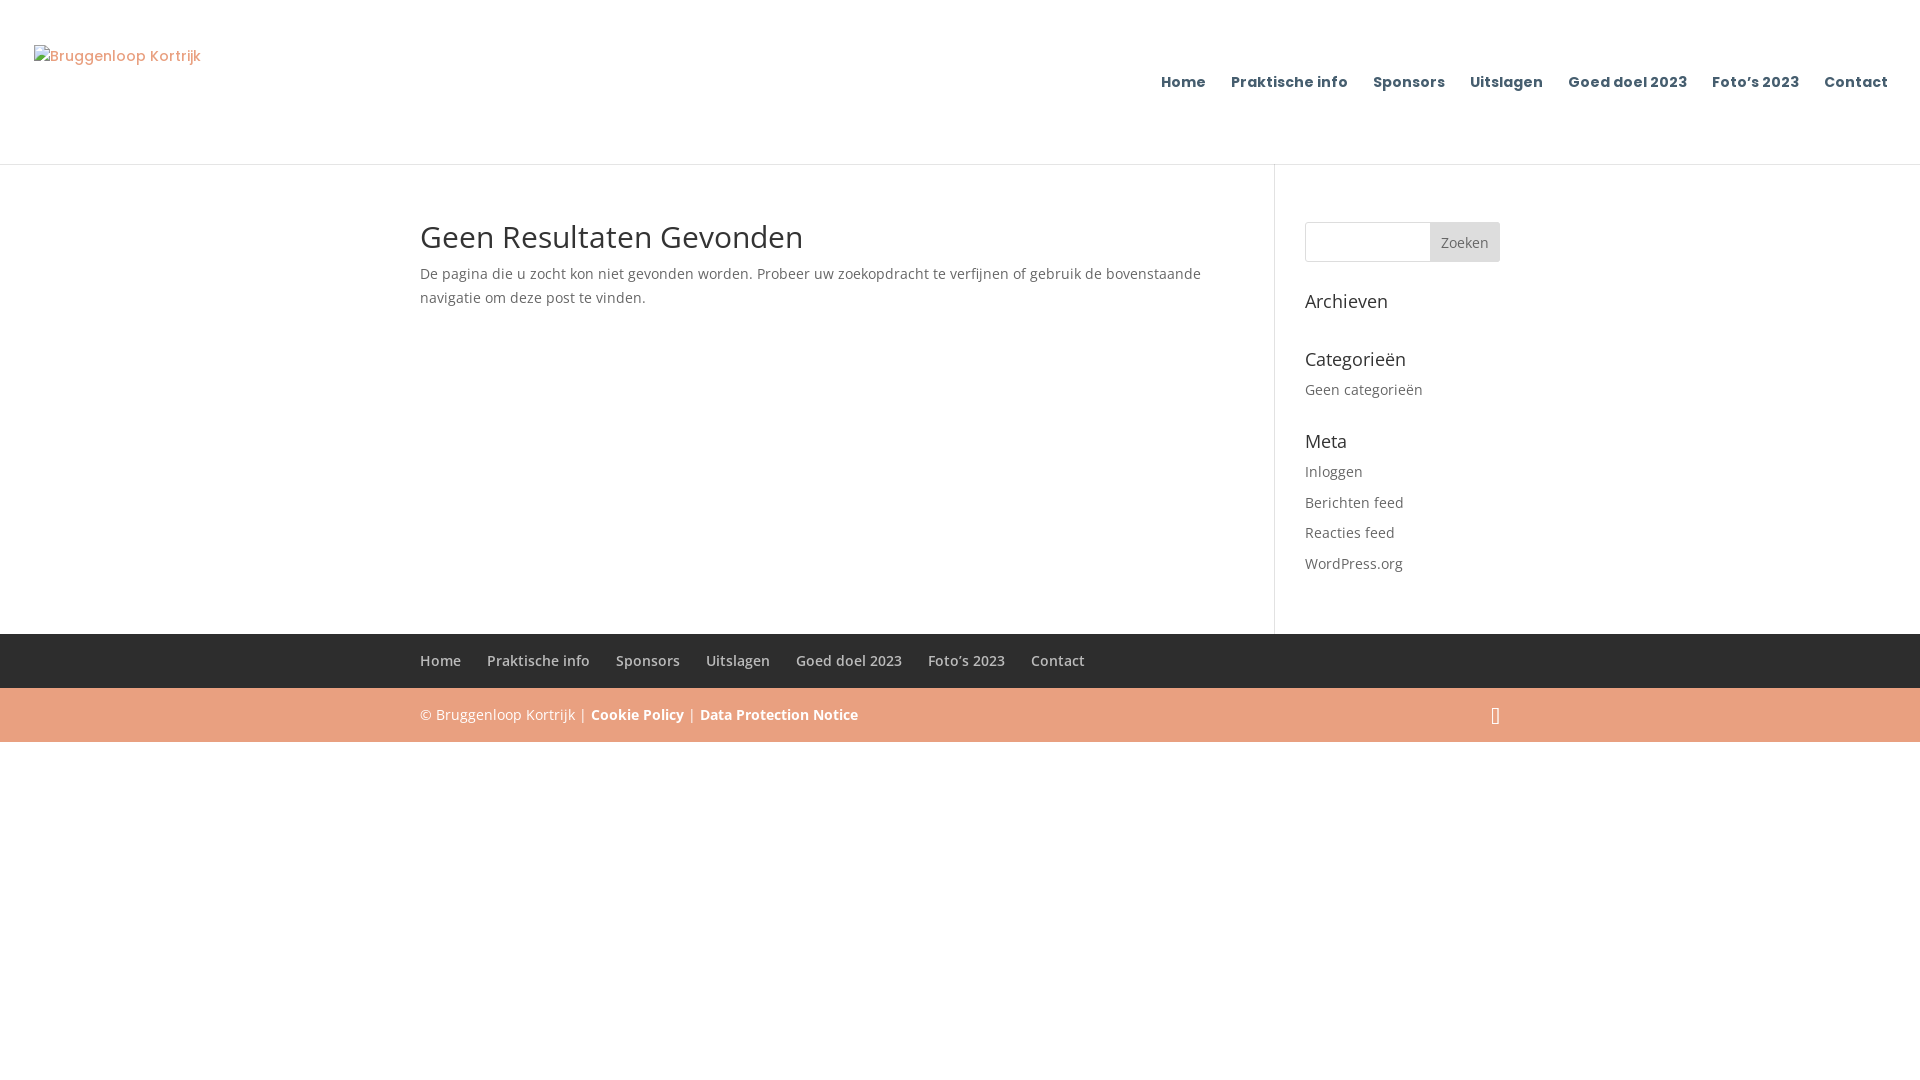  Describe the element at coordinates (1289, 119) in the screenshot. I see `'Praktische info'` at that location.